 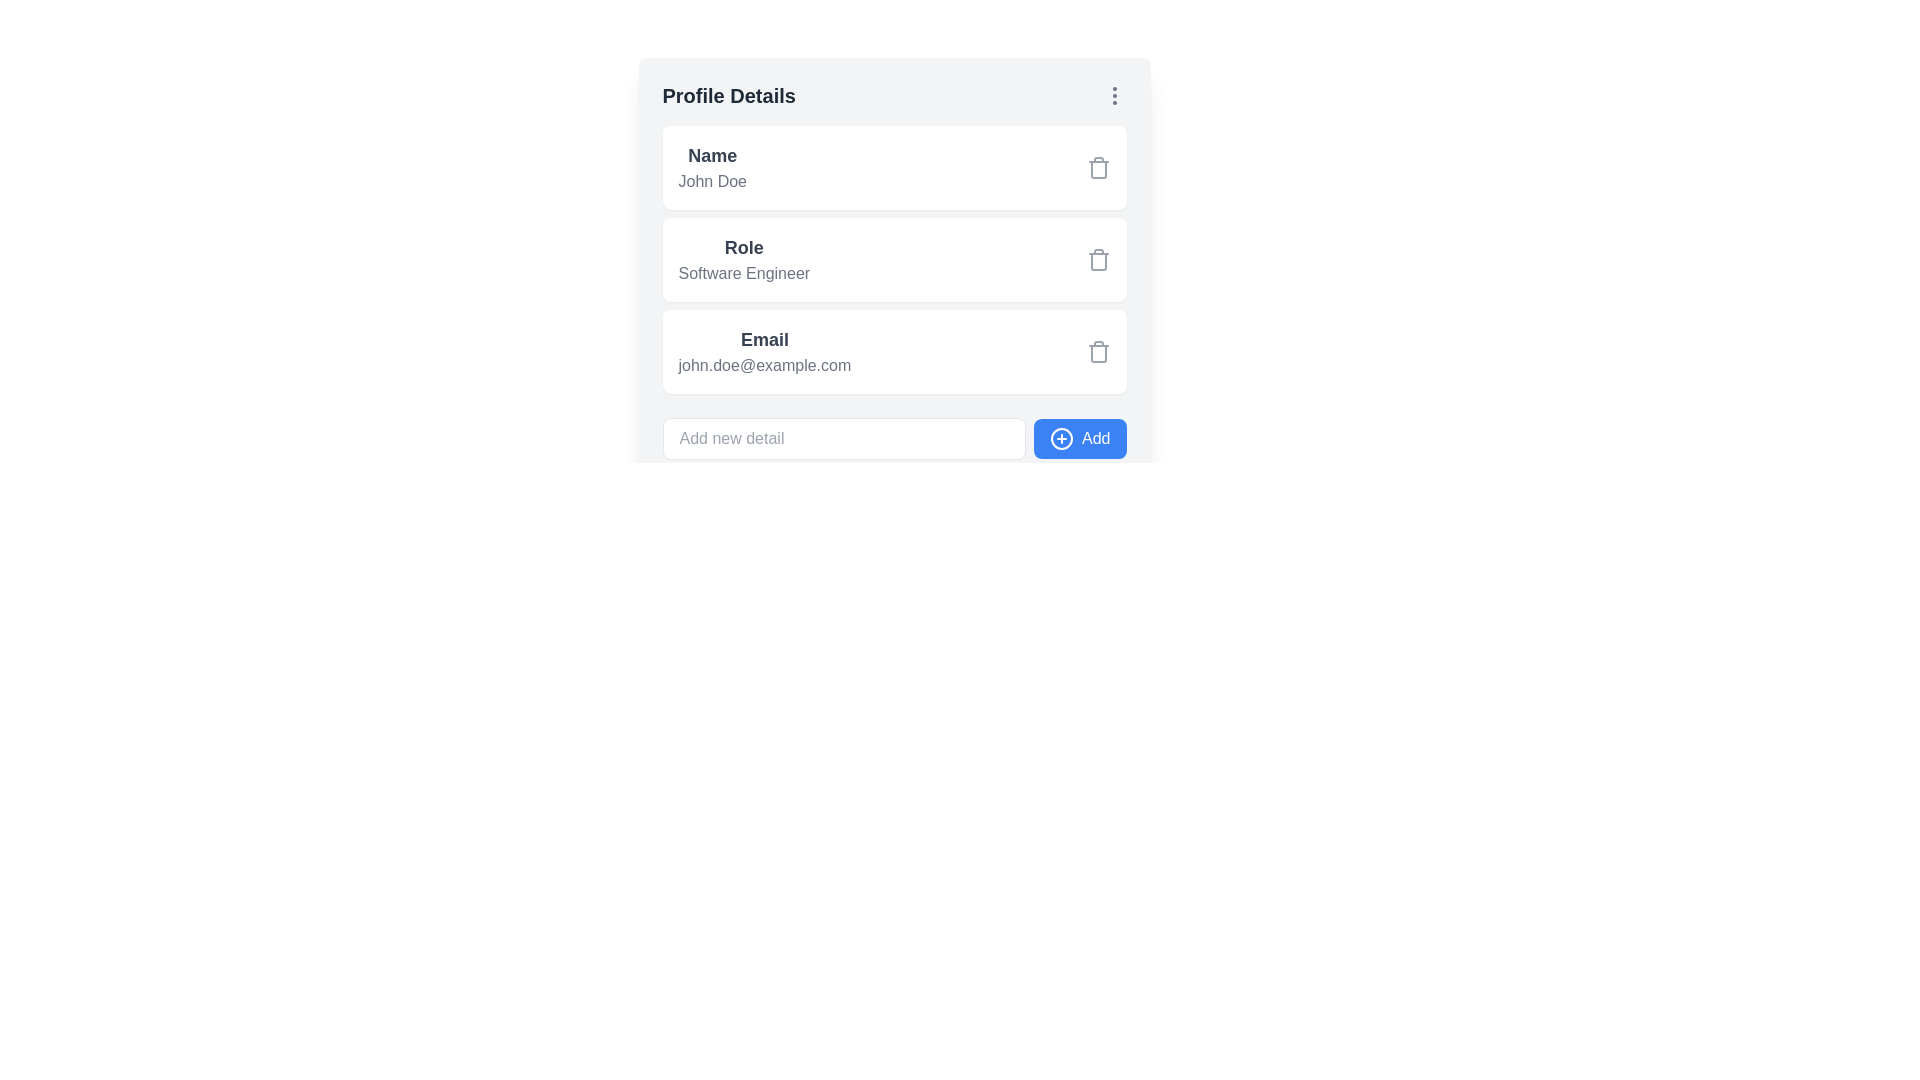 I want to click on the email address text block located in the profile details section, so click(x=763, y=350).